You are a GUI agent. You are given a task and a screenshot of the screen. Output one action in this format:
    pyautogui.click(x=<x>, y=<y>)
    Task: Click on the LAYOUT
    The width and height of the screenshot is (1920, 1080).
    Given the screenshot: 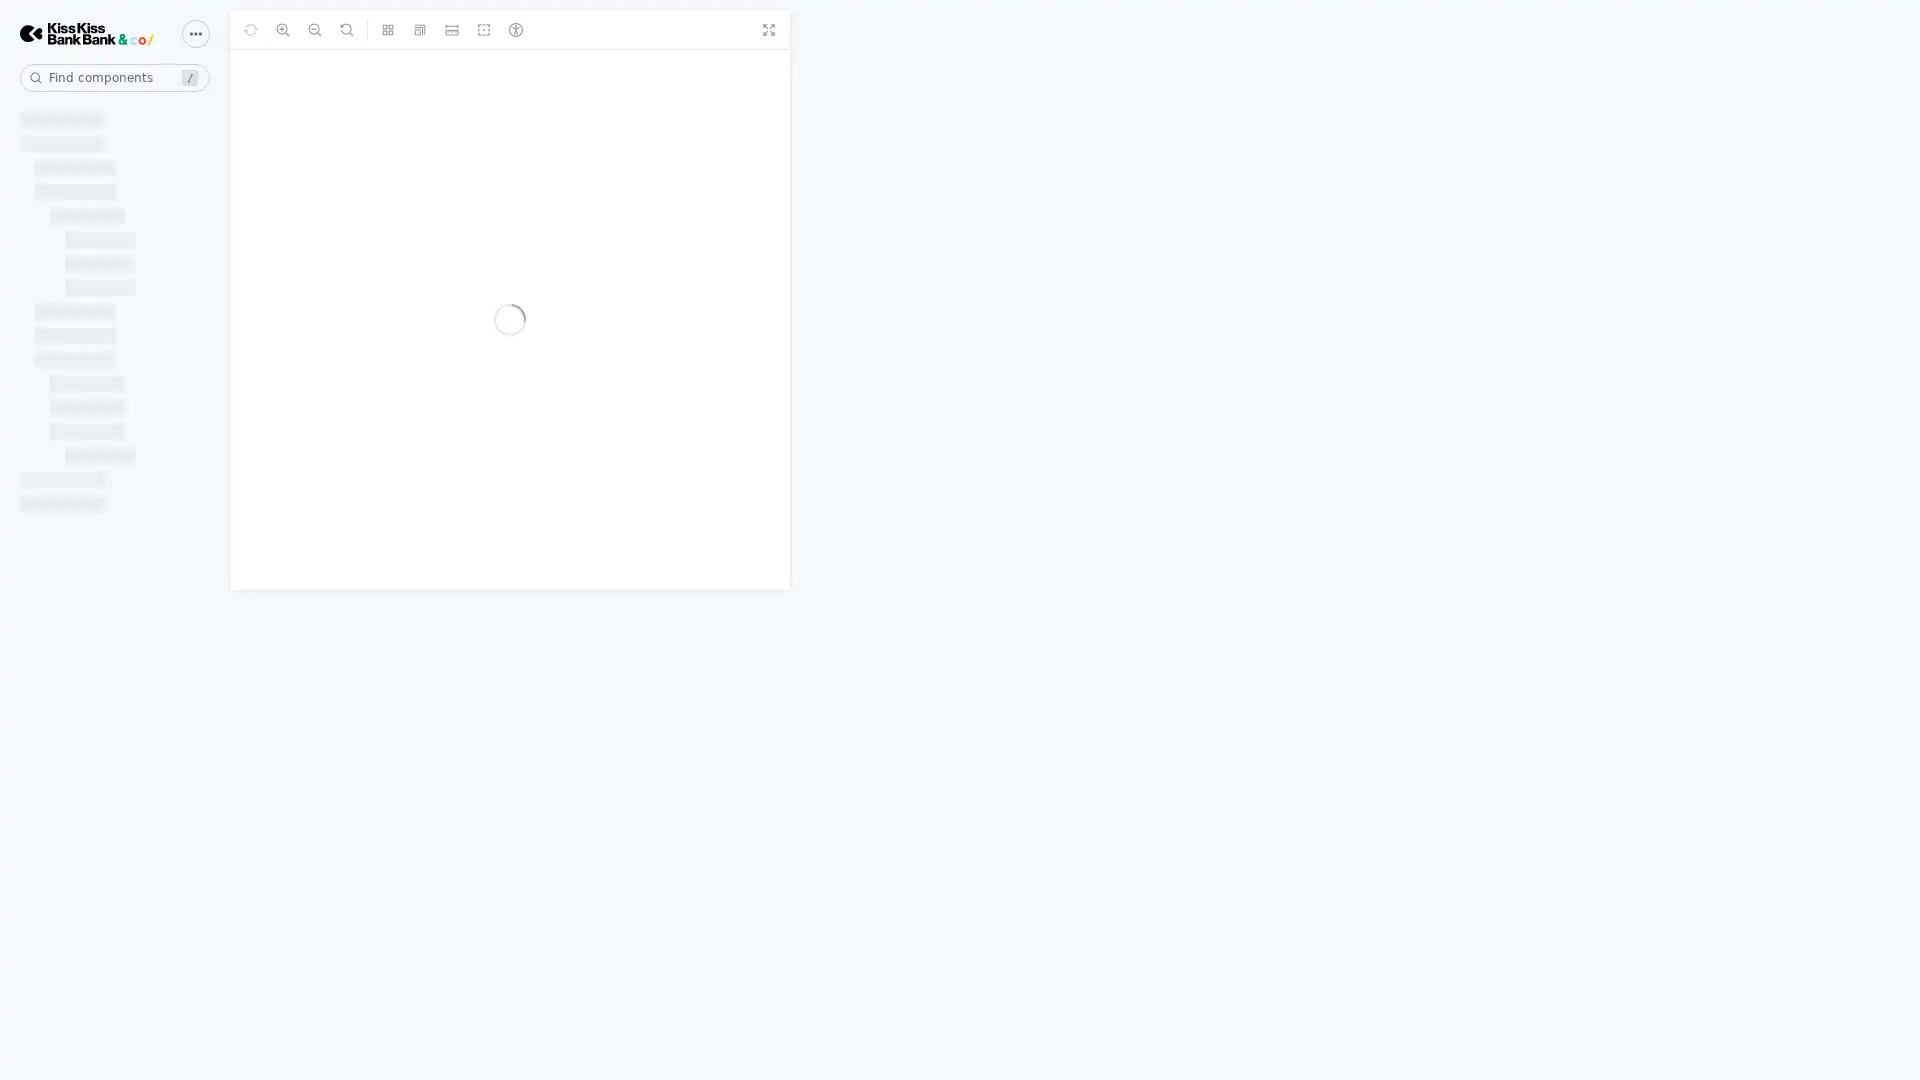 What is the action you would take?
    pyautogui.click(x=51, y=585)
    